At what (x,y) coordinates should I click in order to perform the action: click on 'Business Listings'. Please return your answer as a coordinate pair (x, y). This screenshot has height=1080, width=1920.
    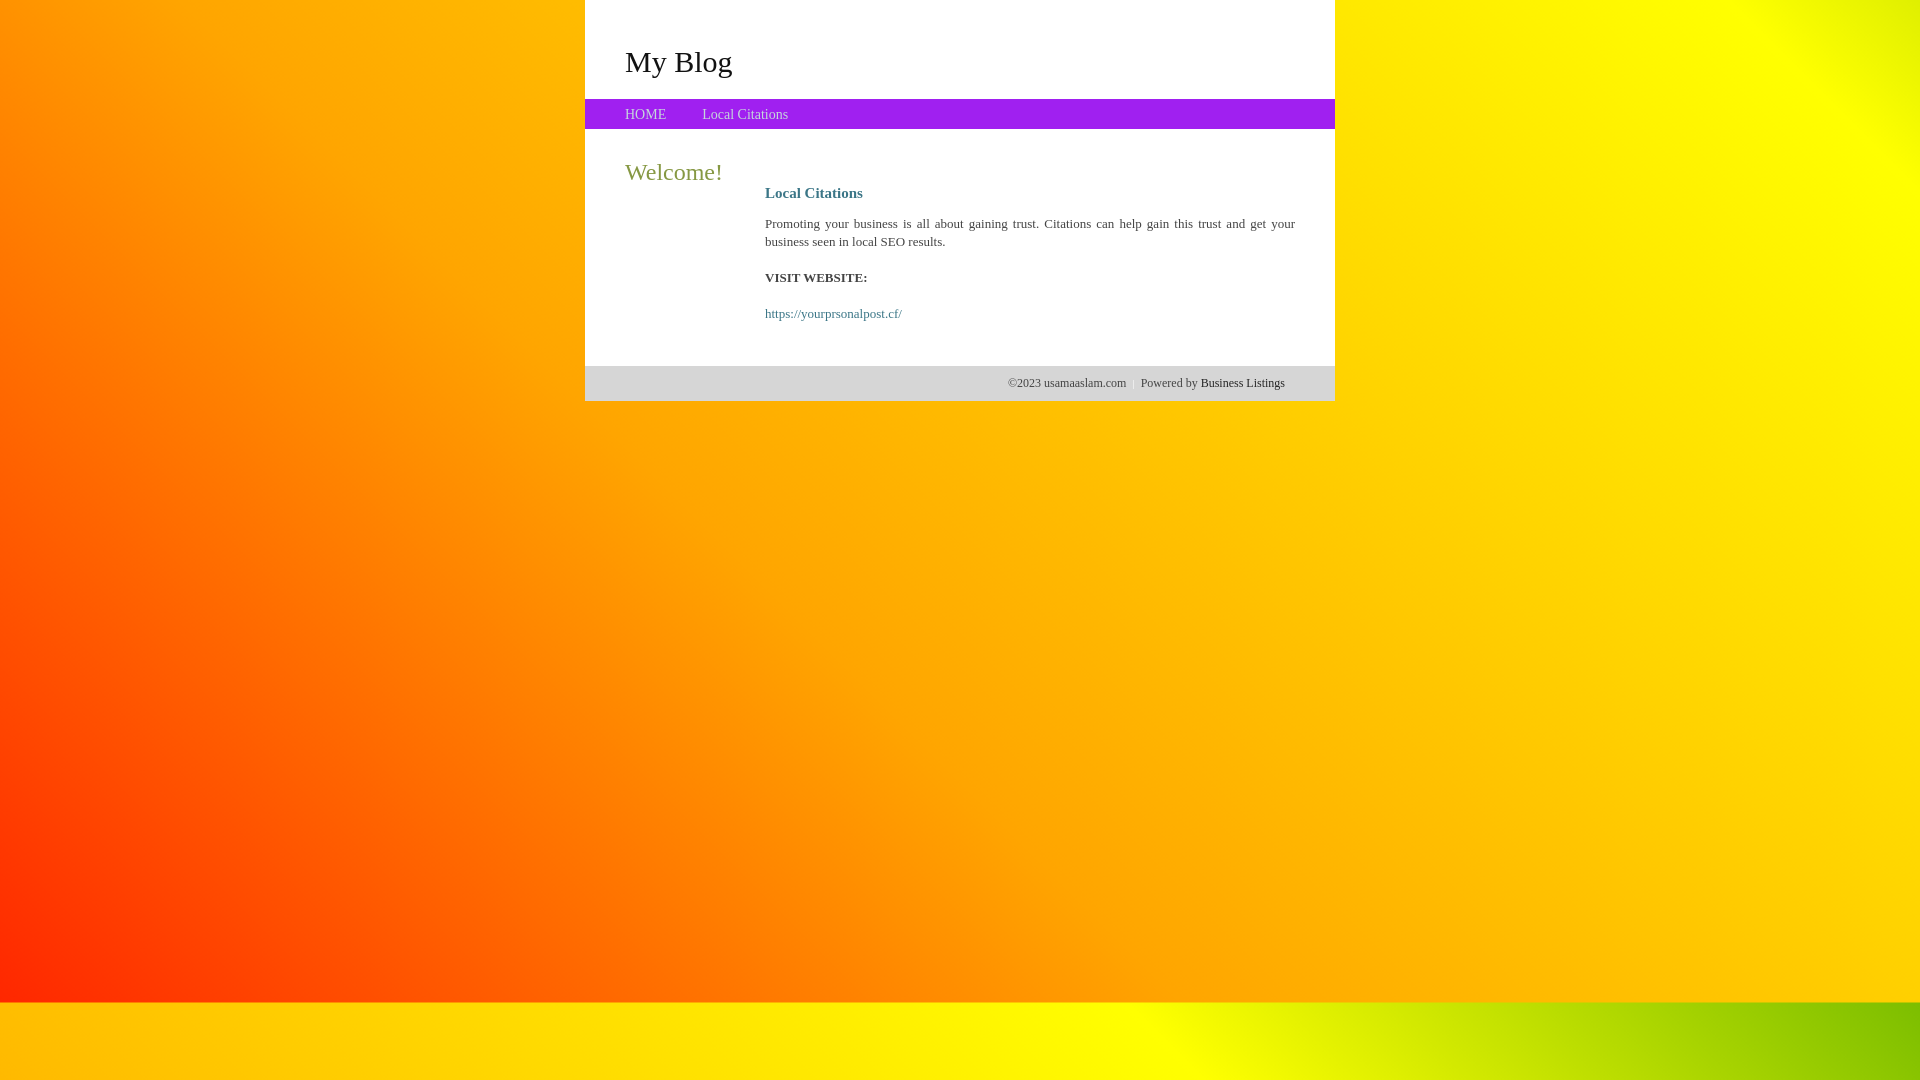
    Looking at the image, I should click on (1242, 382).